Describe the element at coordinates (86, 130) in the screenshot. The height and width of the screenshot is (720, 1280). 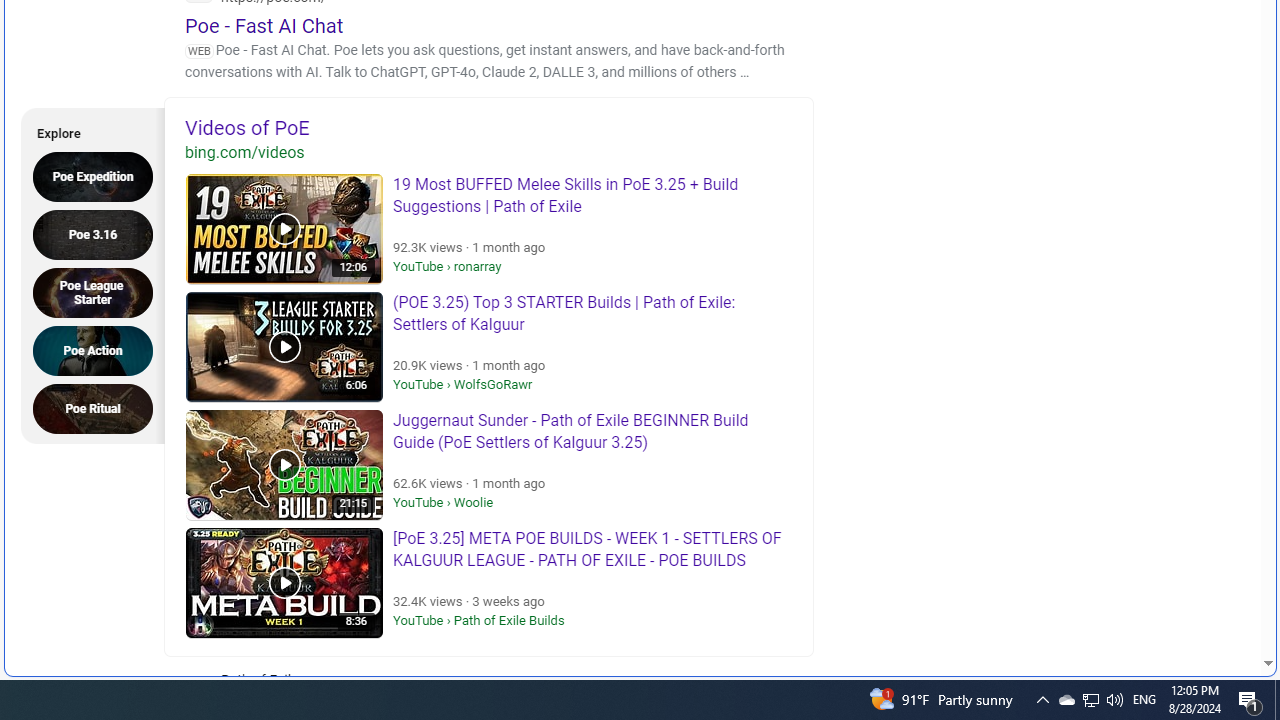
I see `'Explore'` at that location.